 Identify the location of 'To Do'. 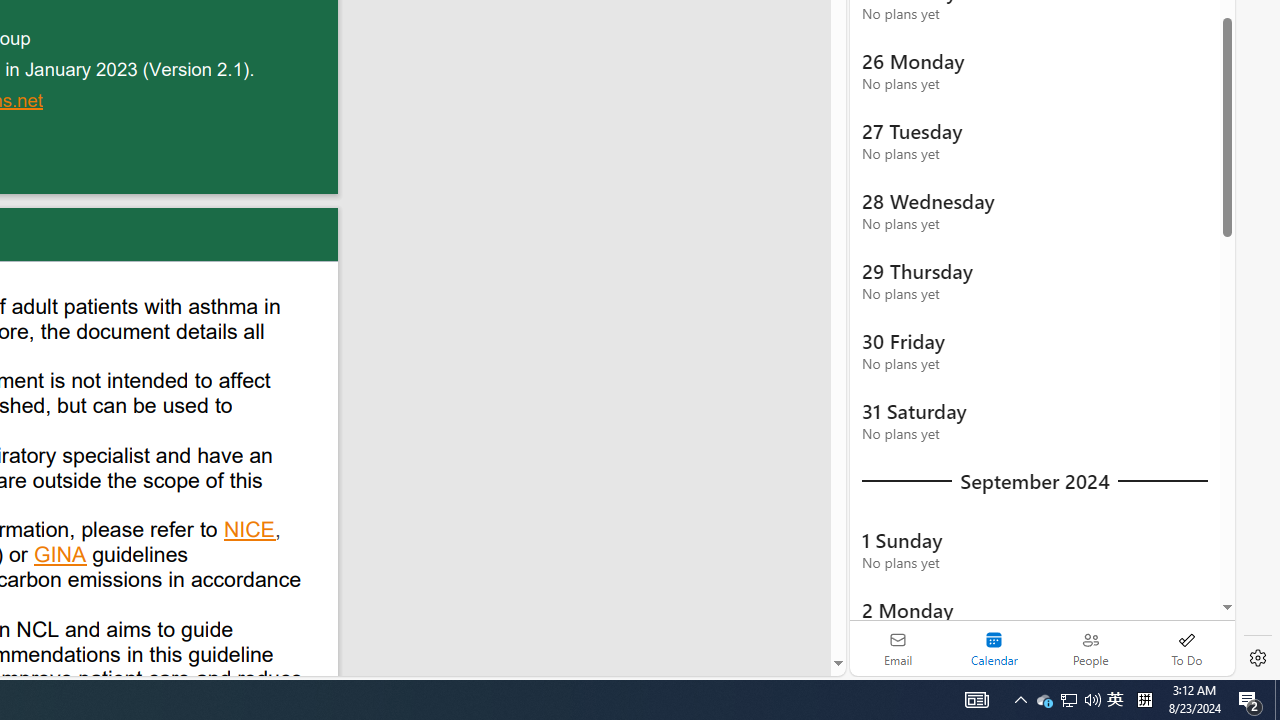
(1186, 648).